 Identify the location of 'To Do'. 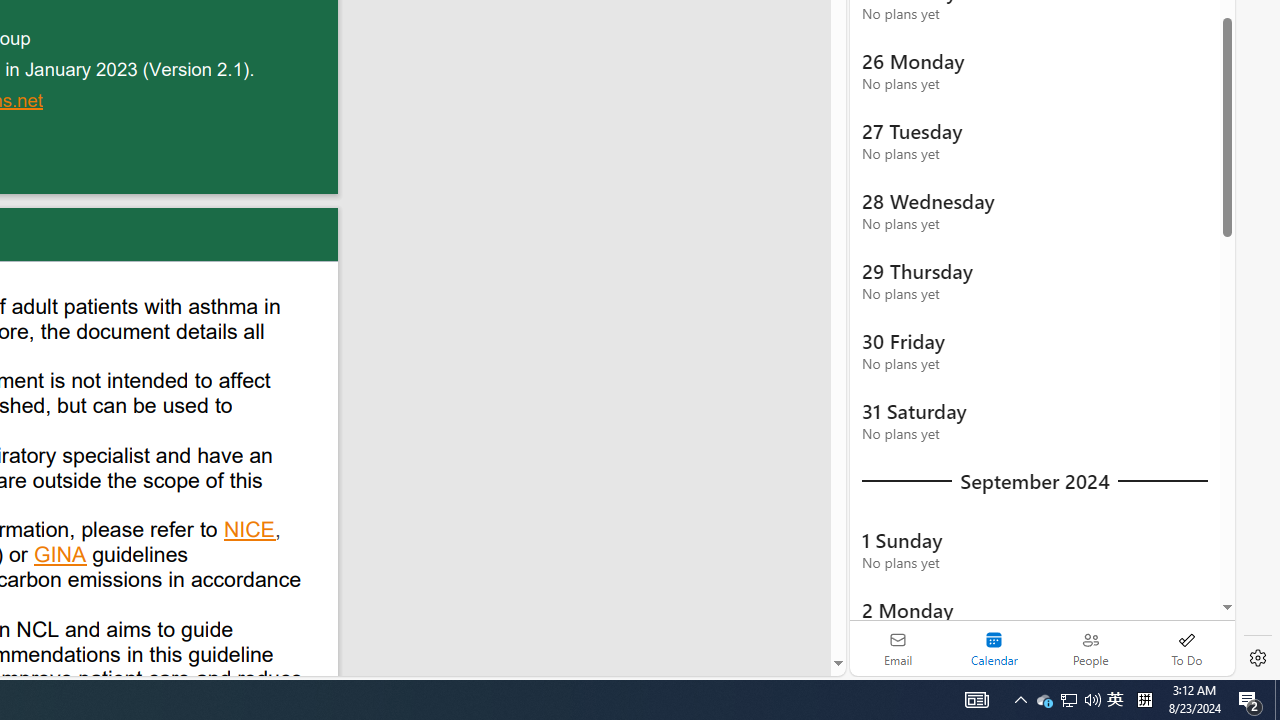
(1186, 648).